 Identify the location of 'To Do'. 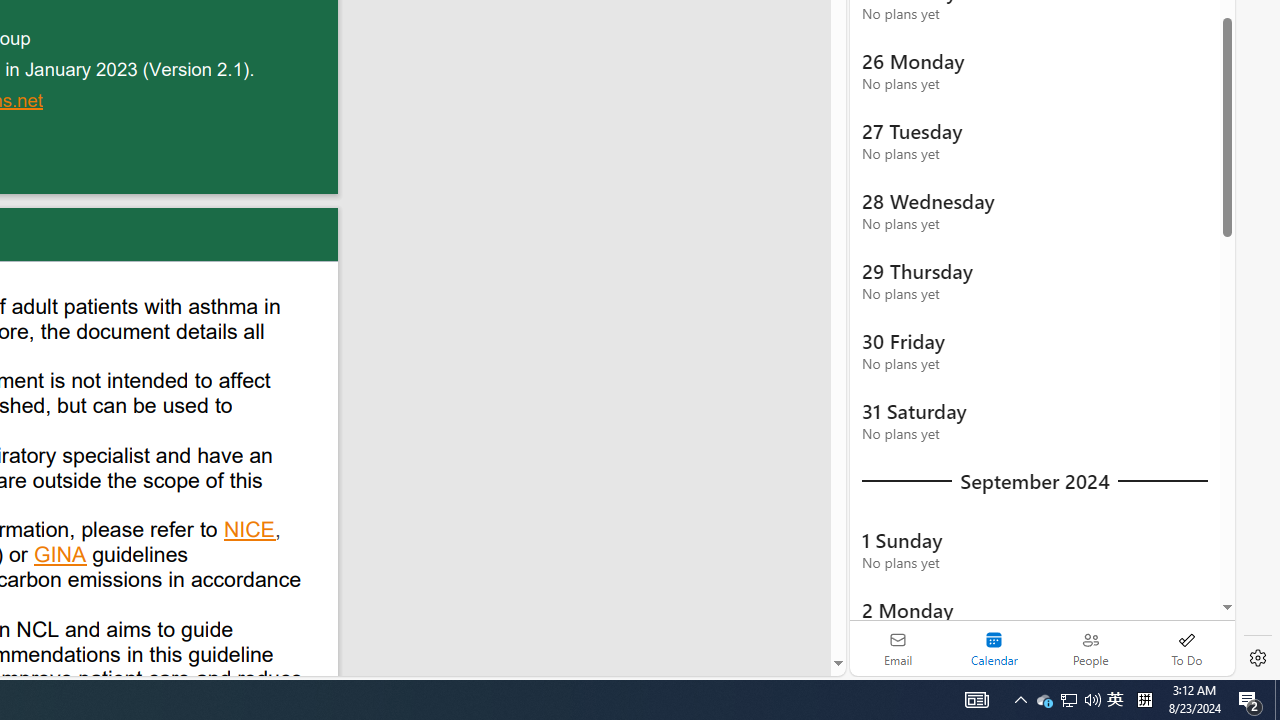
(1186, 648).